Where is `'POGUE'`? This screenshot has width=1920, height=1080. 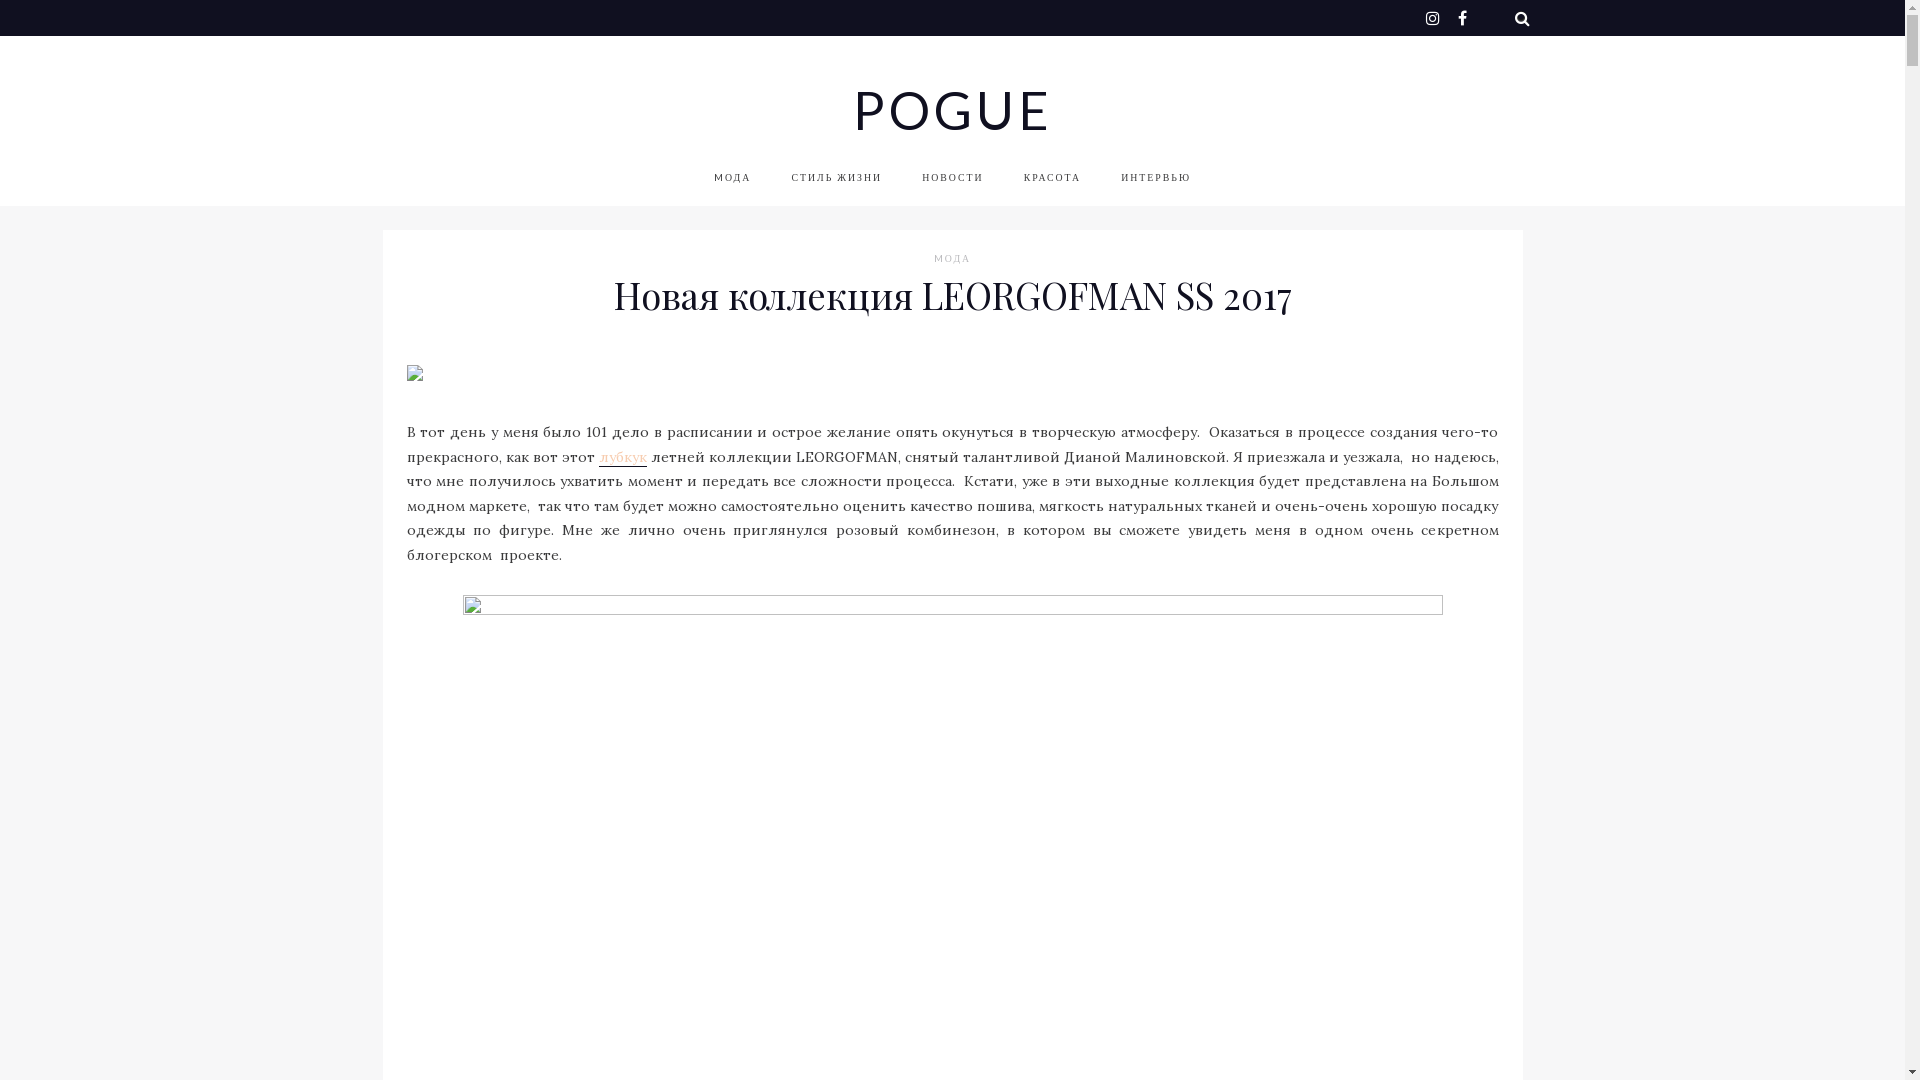
'POGUE' is located at coordinates (851, 110).